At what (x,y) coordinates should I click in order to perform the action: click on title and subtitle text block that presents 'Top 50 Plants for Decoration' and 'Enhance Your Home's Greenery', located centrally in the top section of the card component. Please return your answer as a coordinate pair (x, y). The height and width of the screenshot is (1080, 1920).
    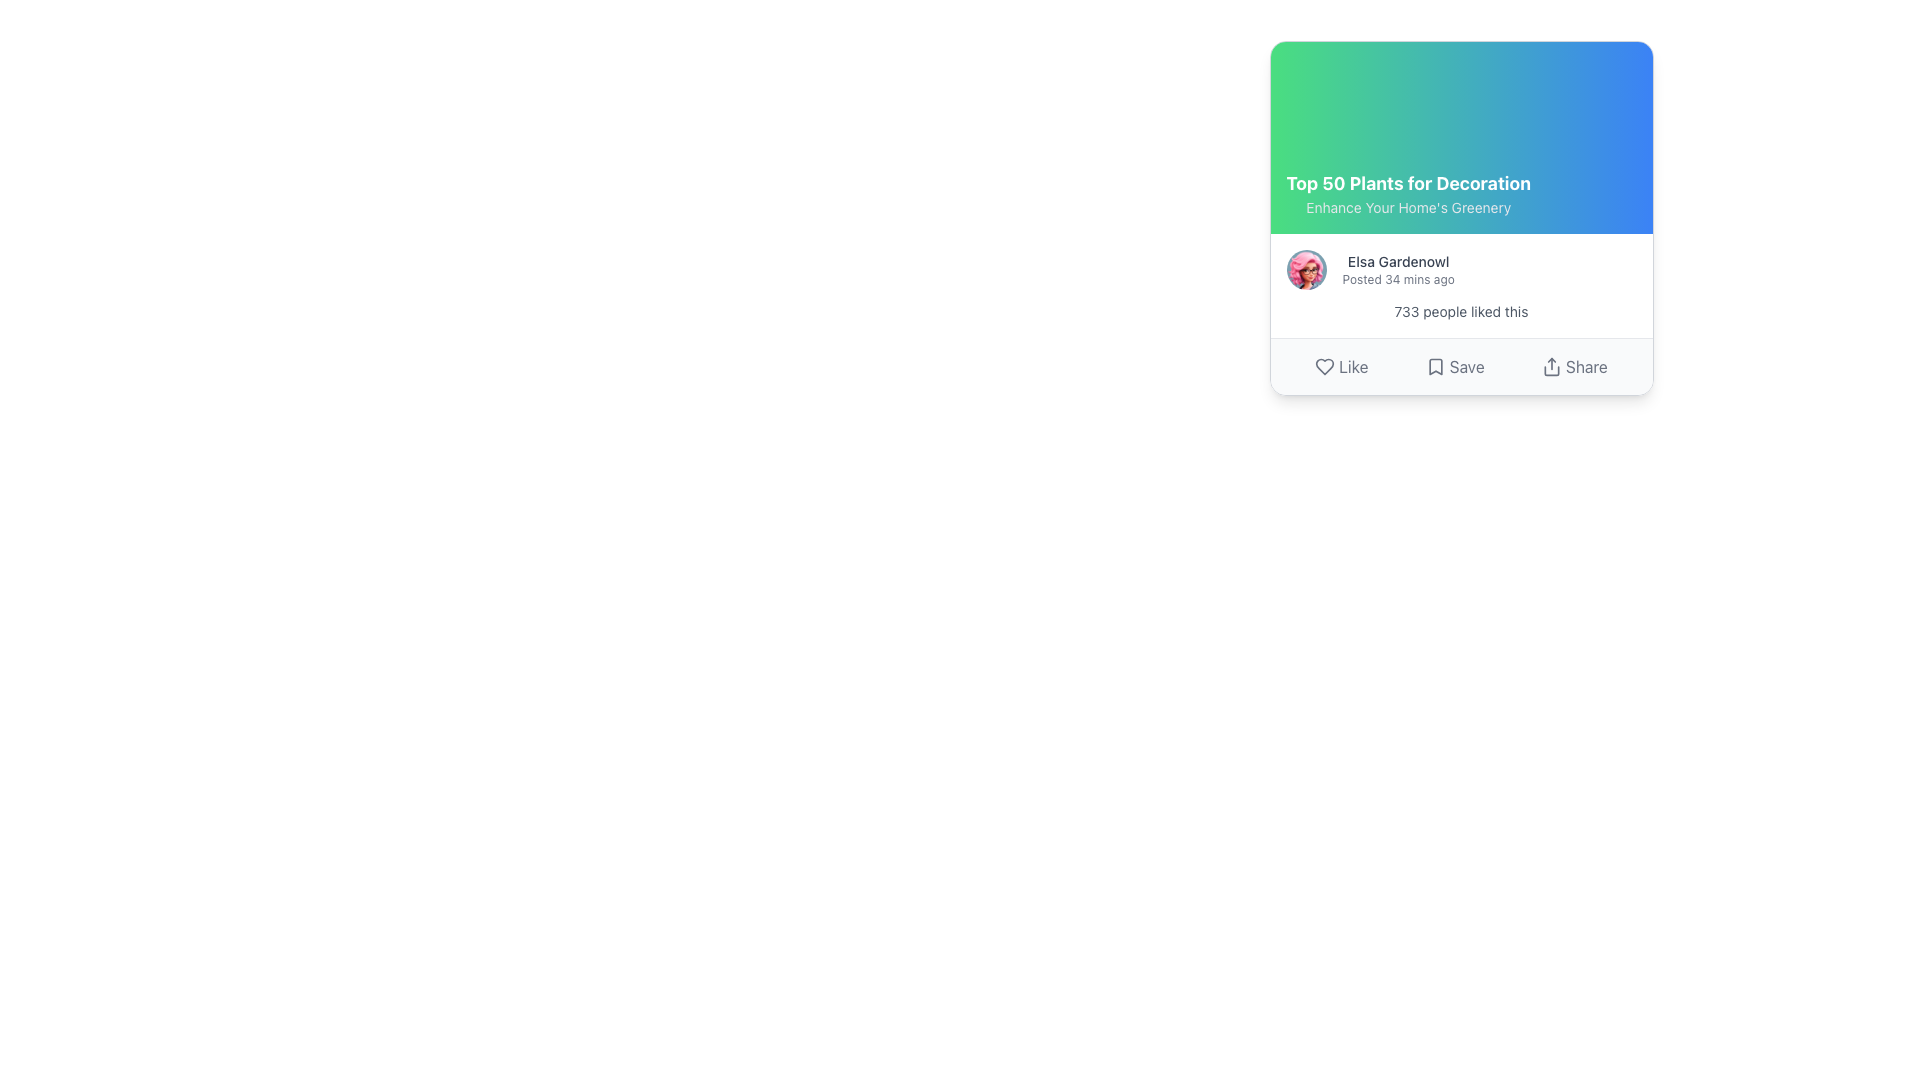
    Looking at the image, I should click on (1407, 193).